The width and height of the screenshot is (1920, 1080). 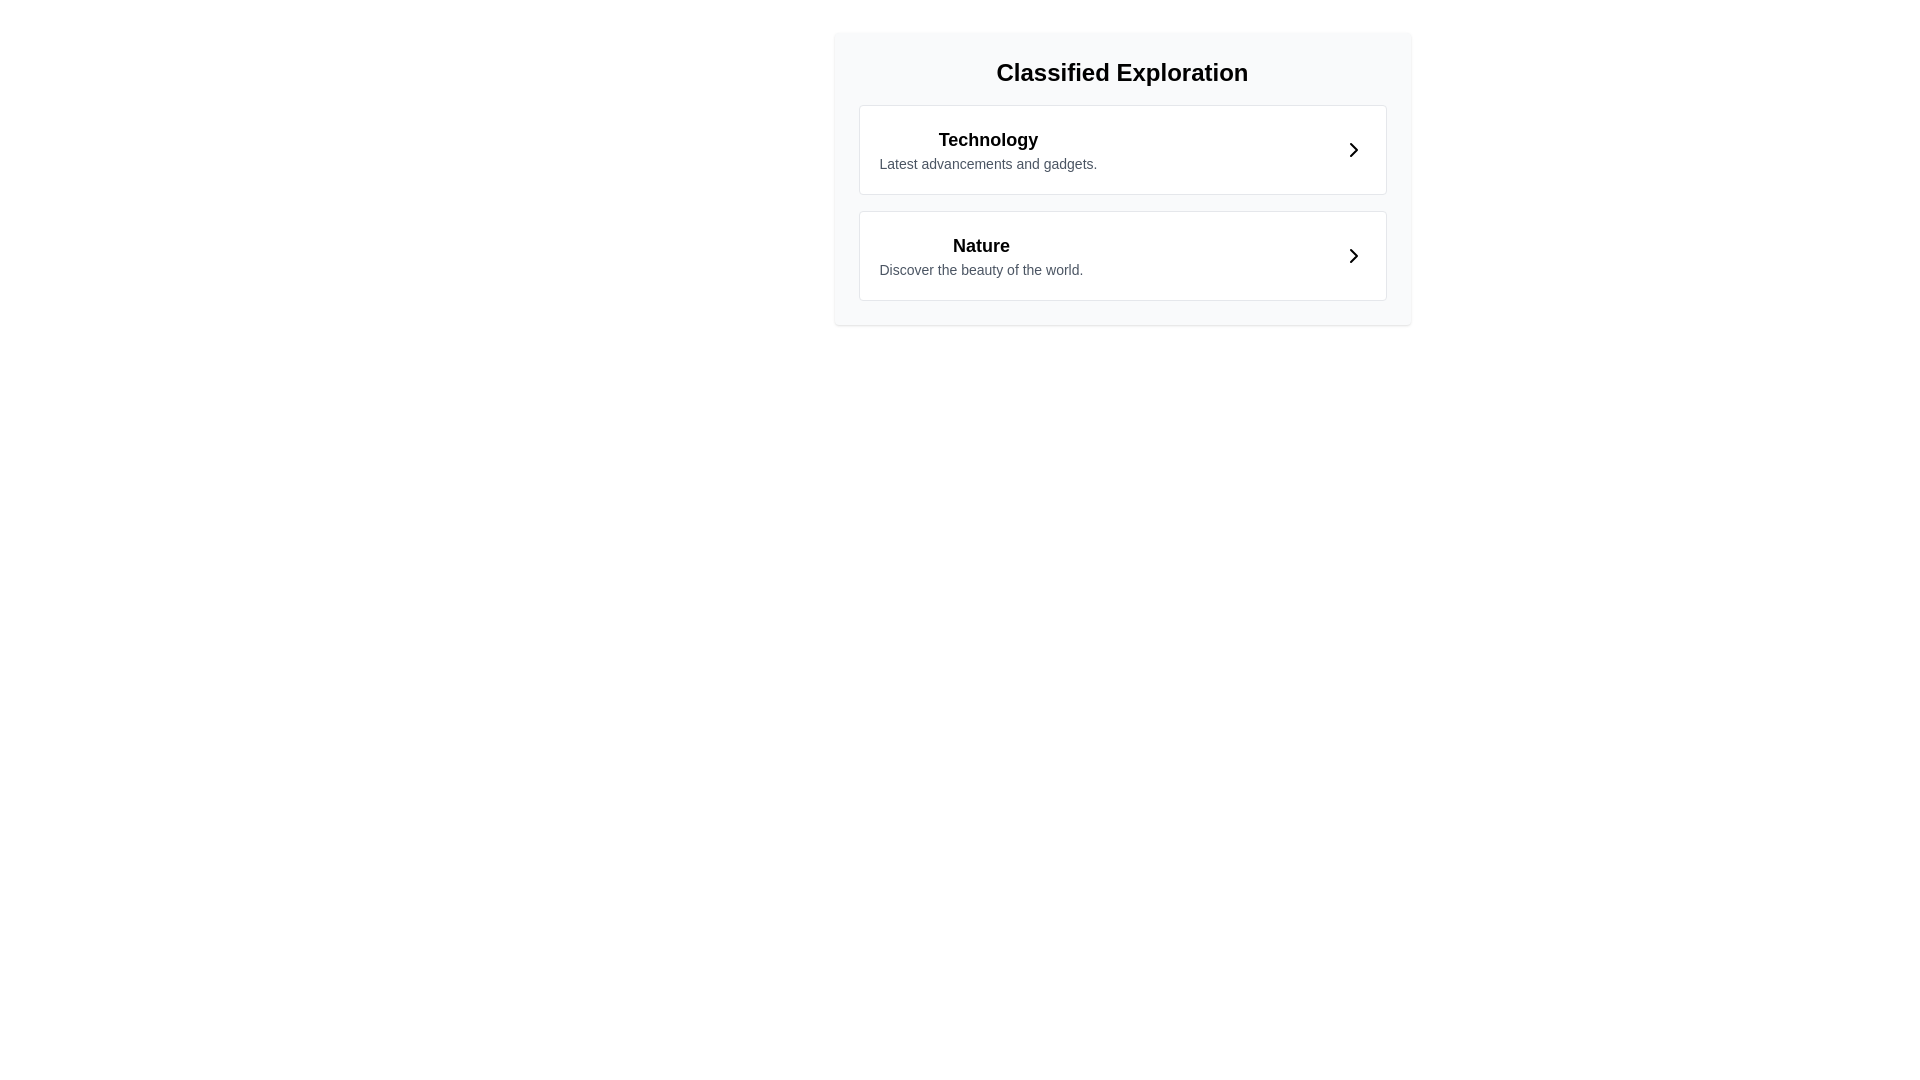 What do you see at coordinates (988, 163) in the screenshot?
I see `the text snippet reading 'Latest advancements and gadgets.' located below the 'Technology' heading` at bounding box center [988, 163].